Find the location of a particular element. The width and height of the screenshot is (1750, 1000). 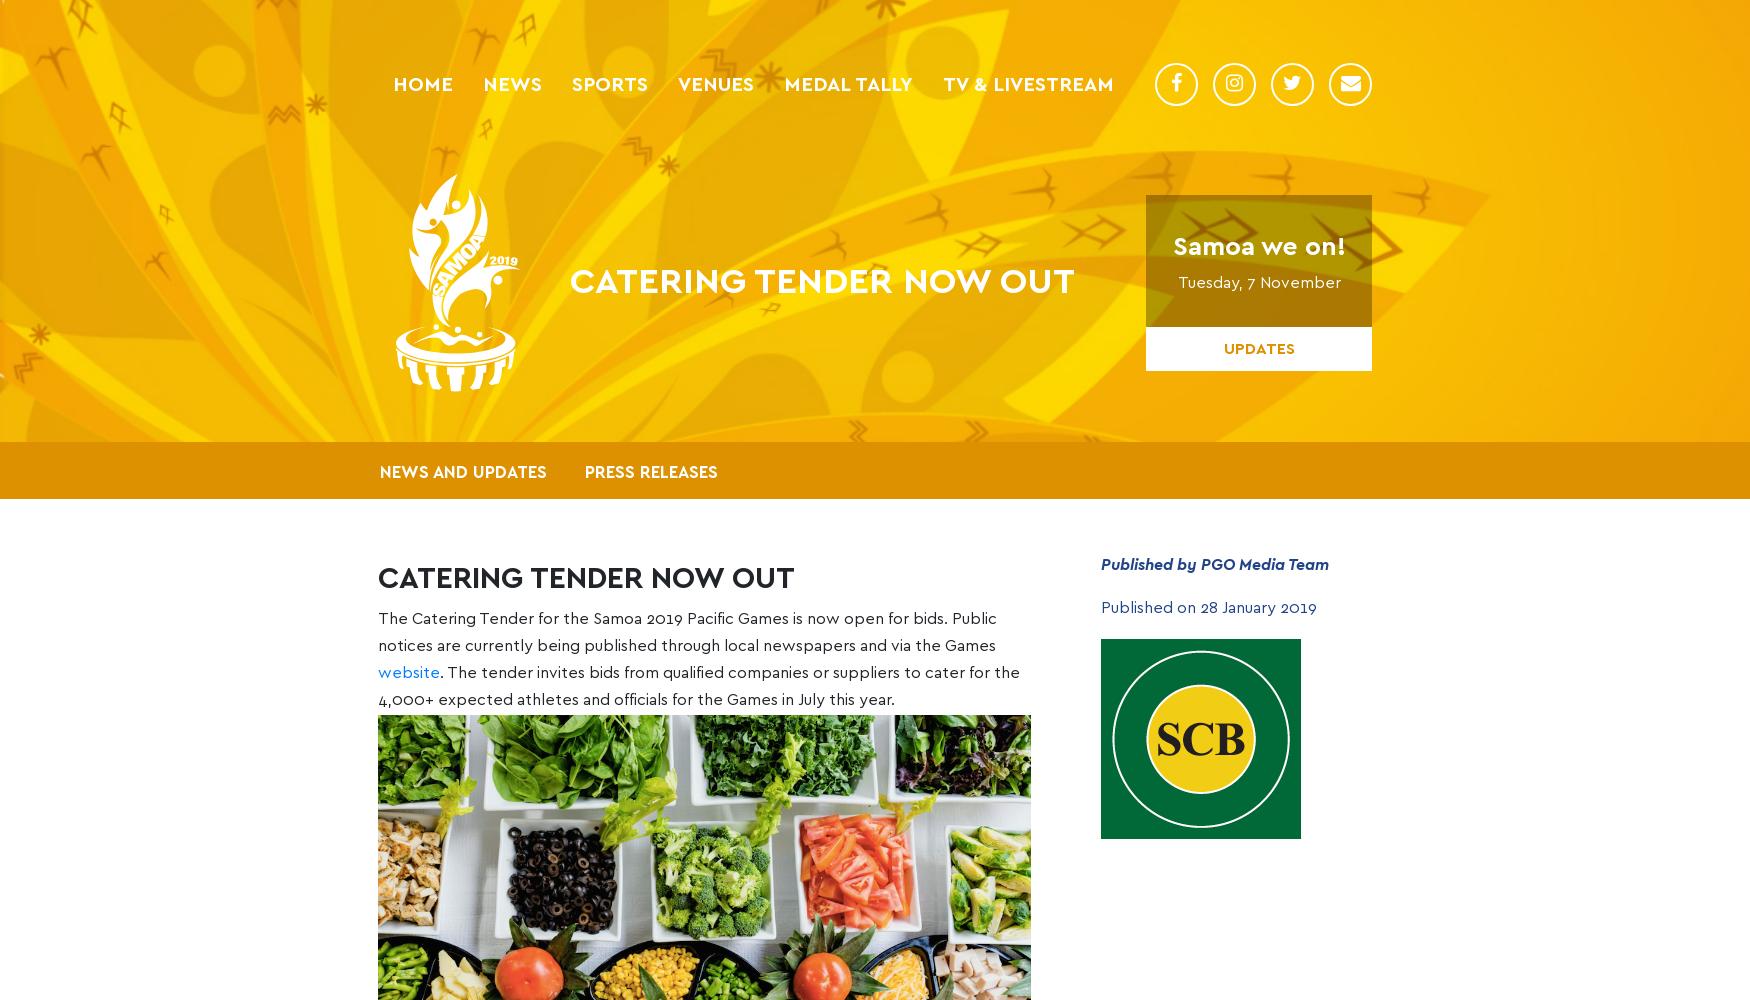

'. The tender invites bids from qualified companies or suppliers to cater for the 4,000+ expected athletes and officials for the Games in July this year.' is located at coordinates (698, 686).